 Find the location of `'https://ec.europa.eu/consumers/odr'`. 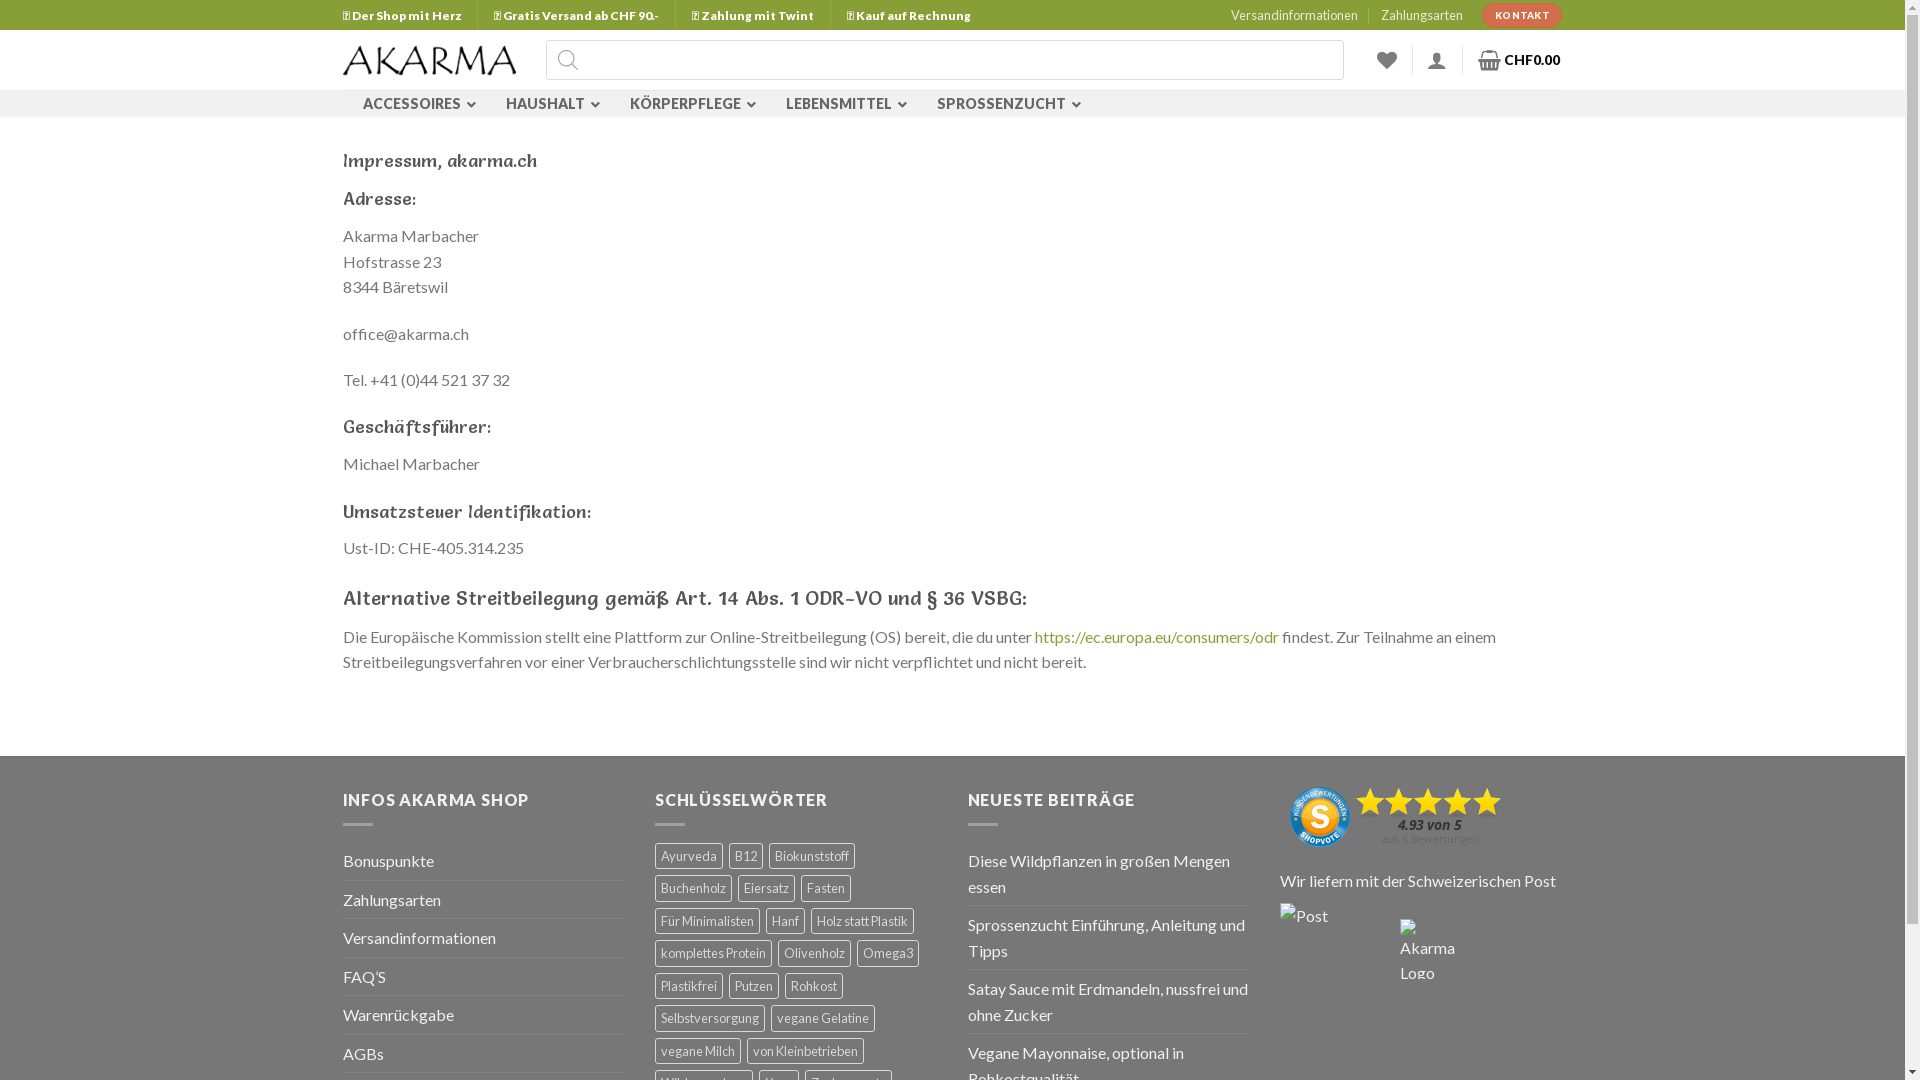

'https://ec.europa.eu/consumers/odr' is located at coordinates (1156, 636).